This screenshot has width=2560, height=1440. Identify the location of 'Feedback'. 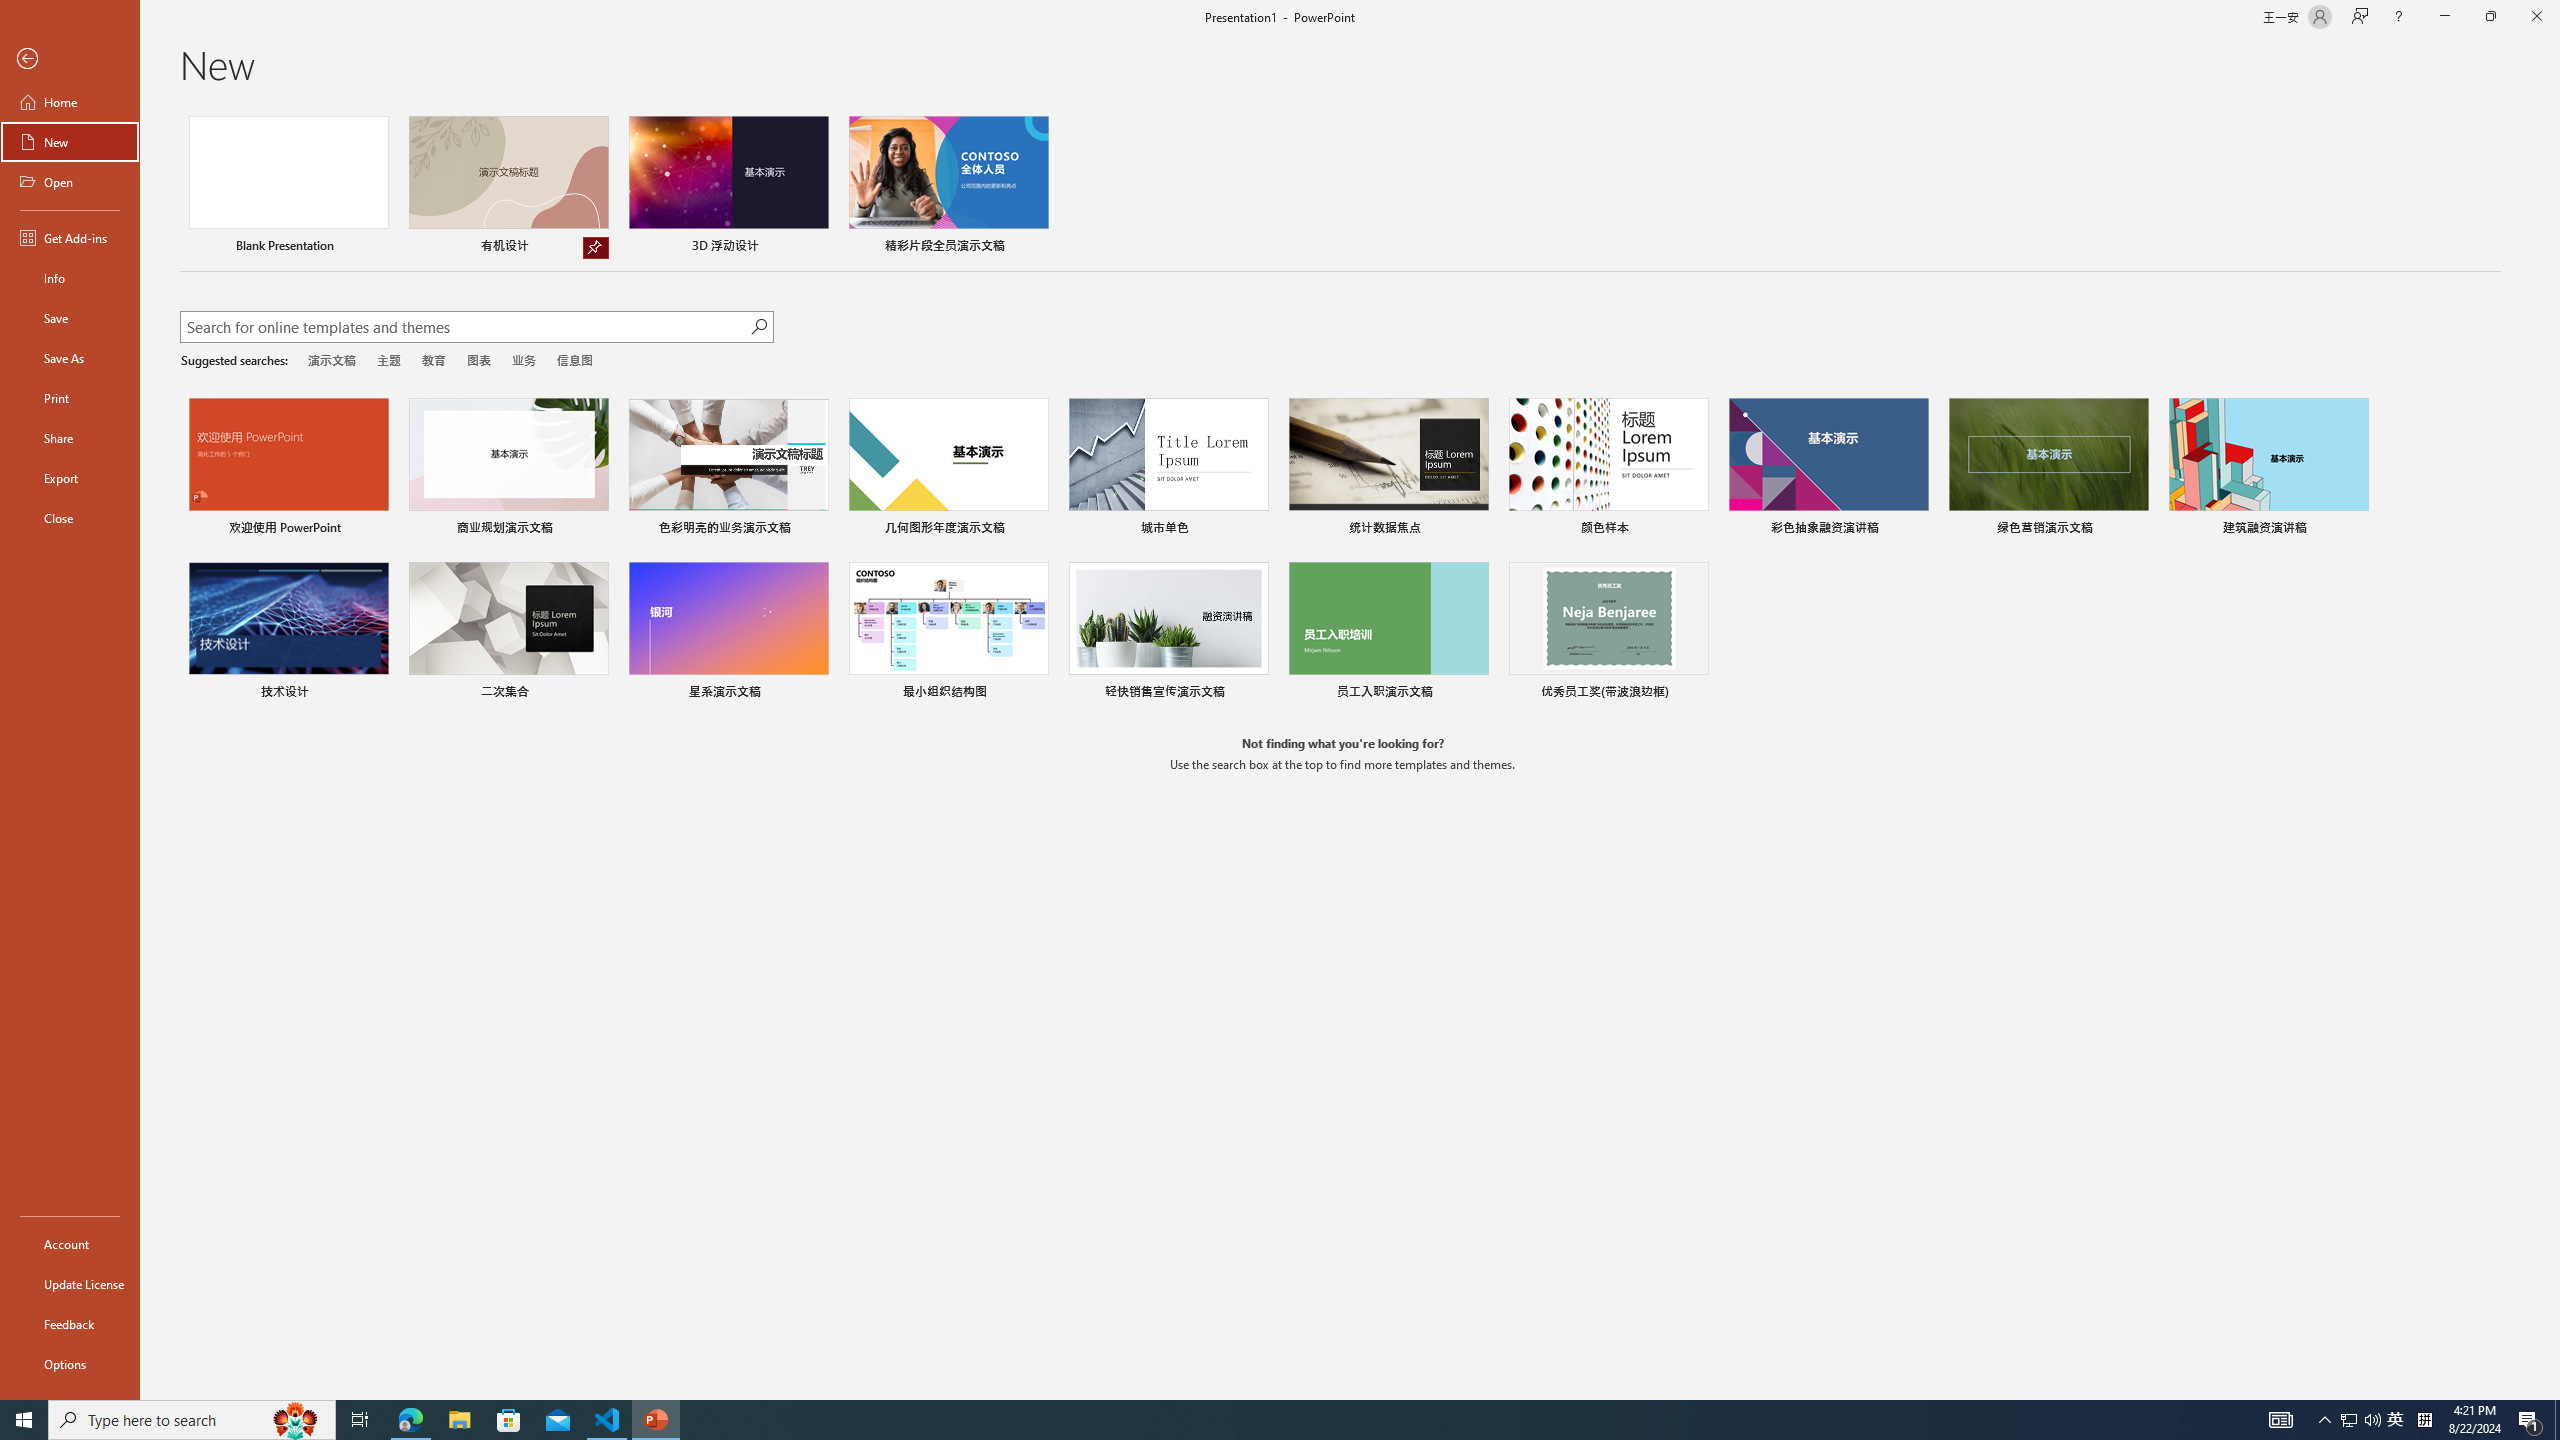
(69, 1324).